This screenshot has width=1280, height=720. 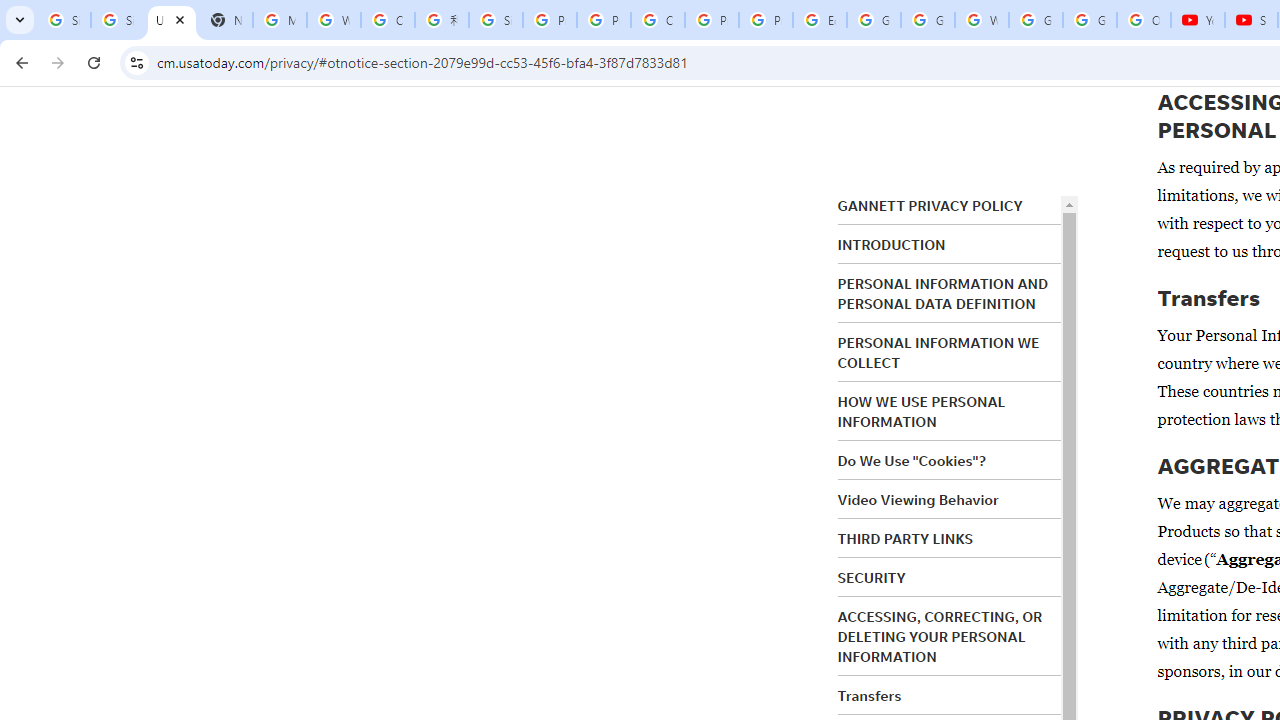 I want to click on 'Video Viewing Behavior', so click(x=916, y=499).